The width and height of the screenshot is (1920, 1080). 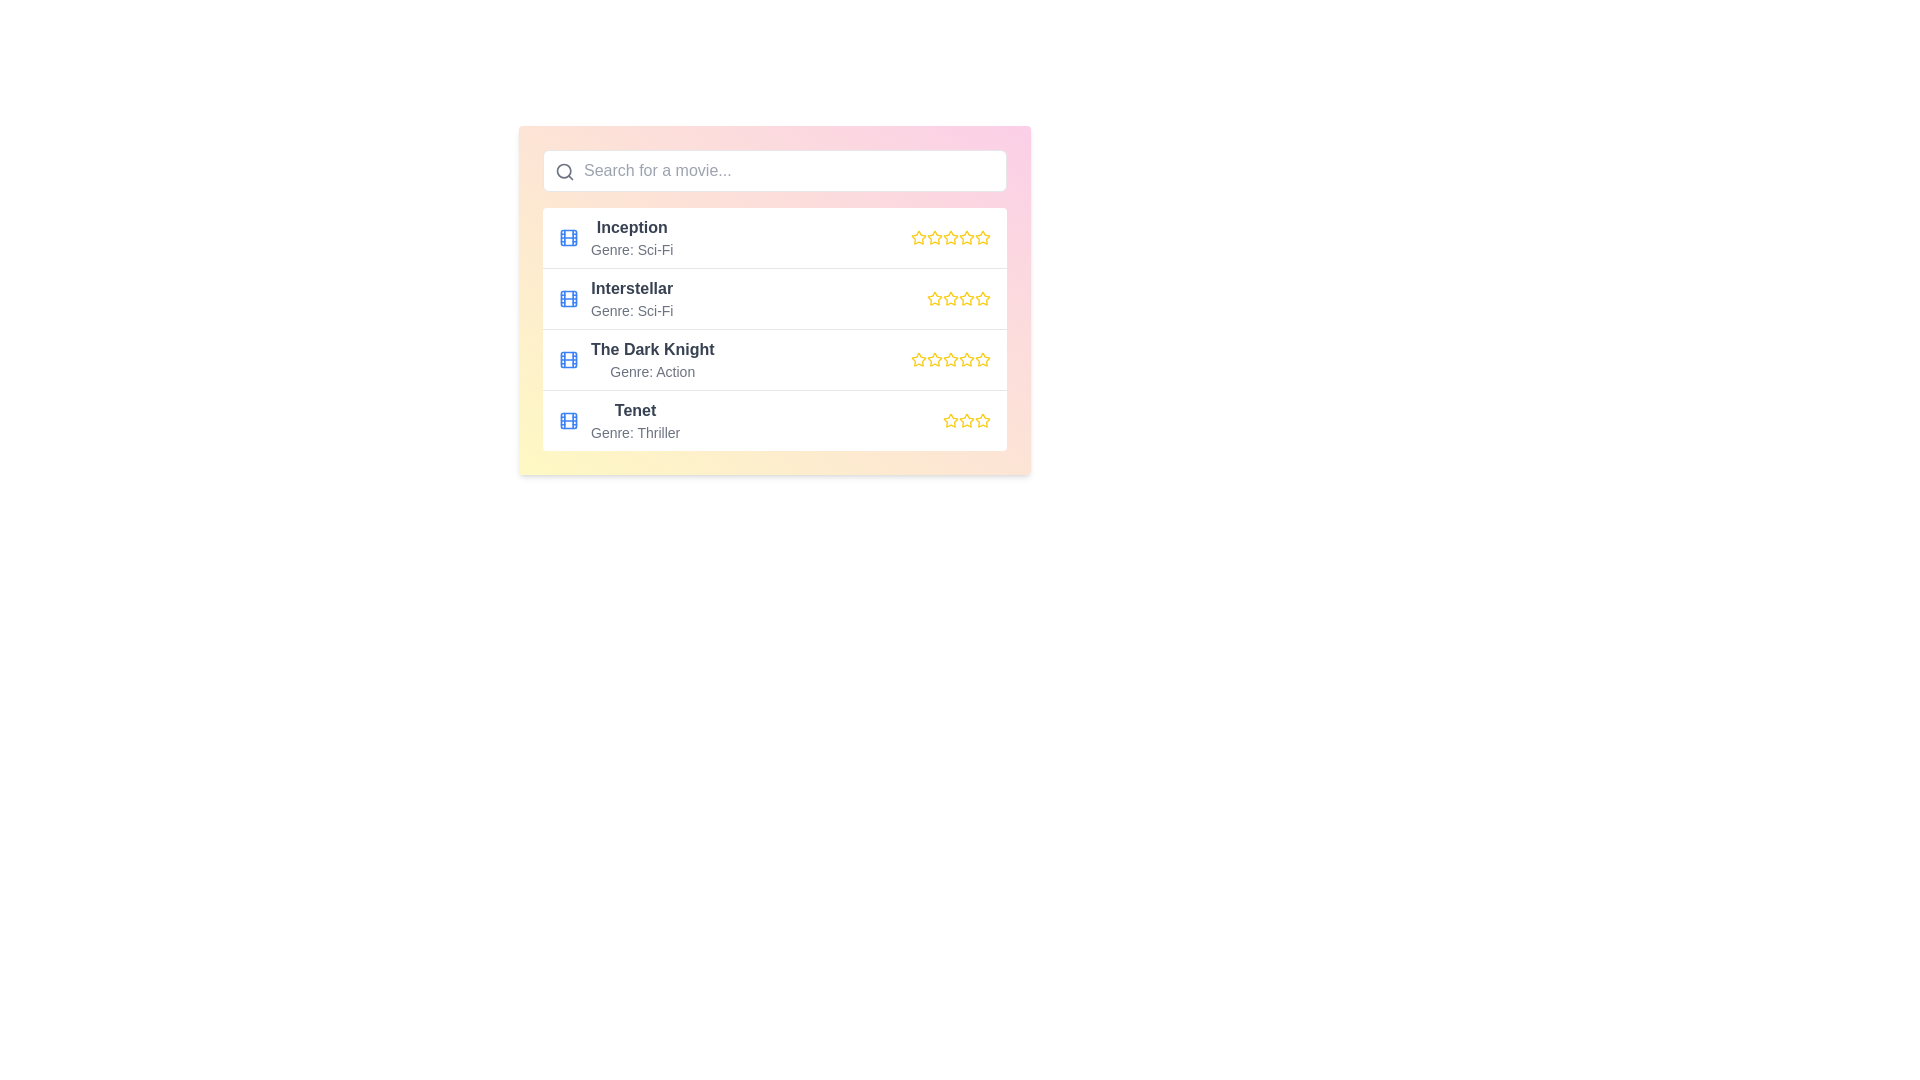 I want to click on to select the movie entry for 'Interstellar' in the movie list, which is the second entry located between 'Inception' and 'The Dark Knight.', so click(x=773, y=297).